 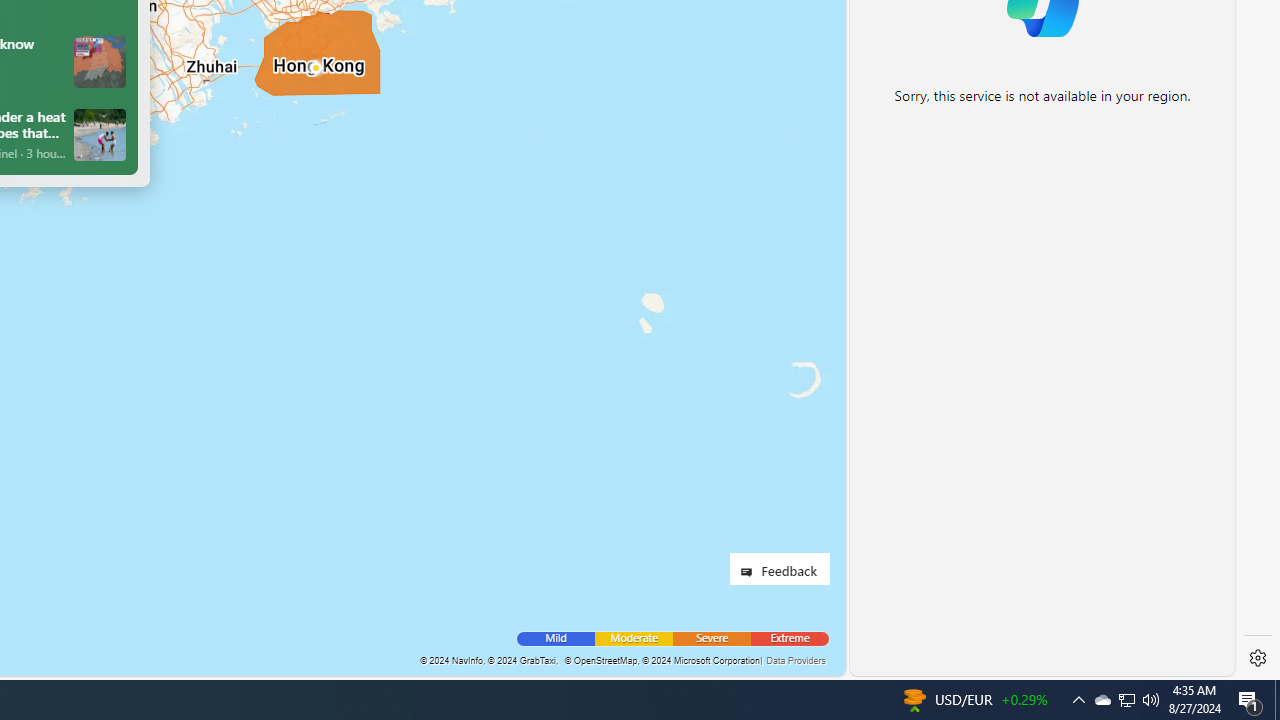 I want to click on 'Data Providers', so click(x=794, y=660).